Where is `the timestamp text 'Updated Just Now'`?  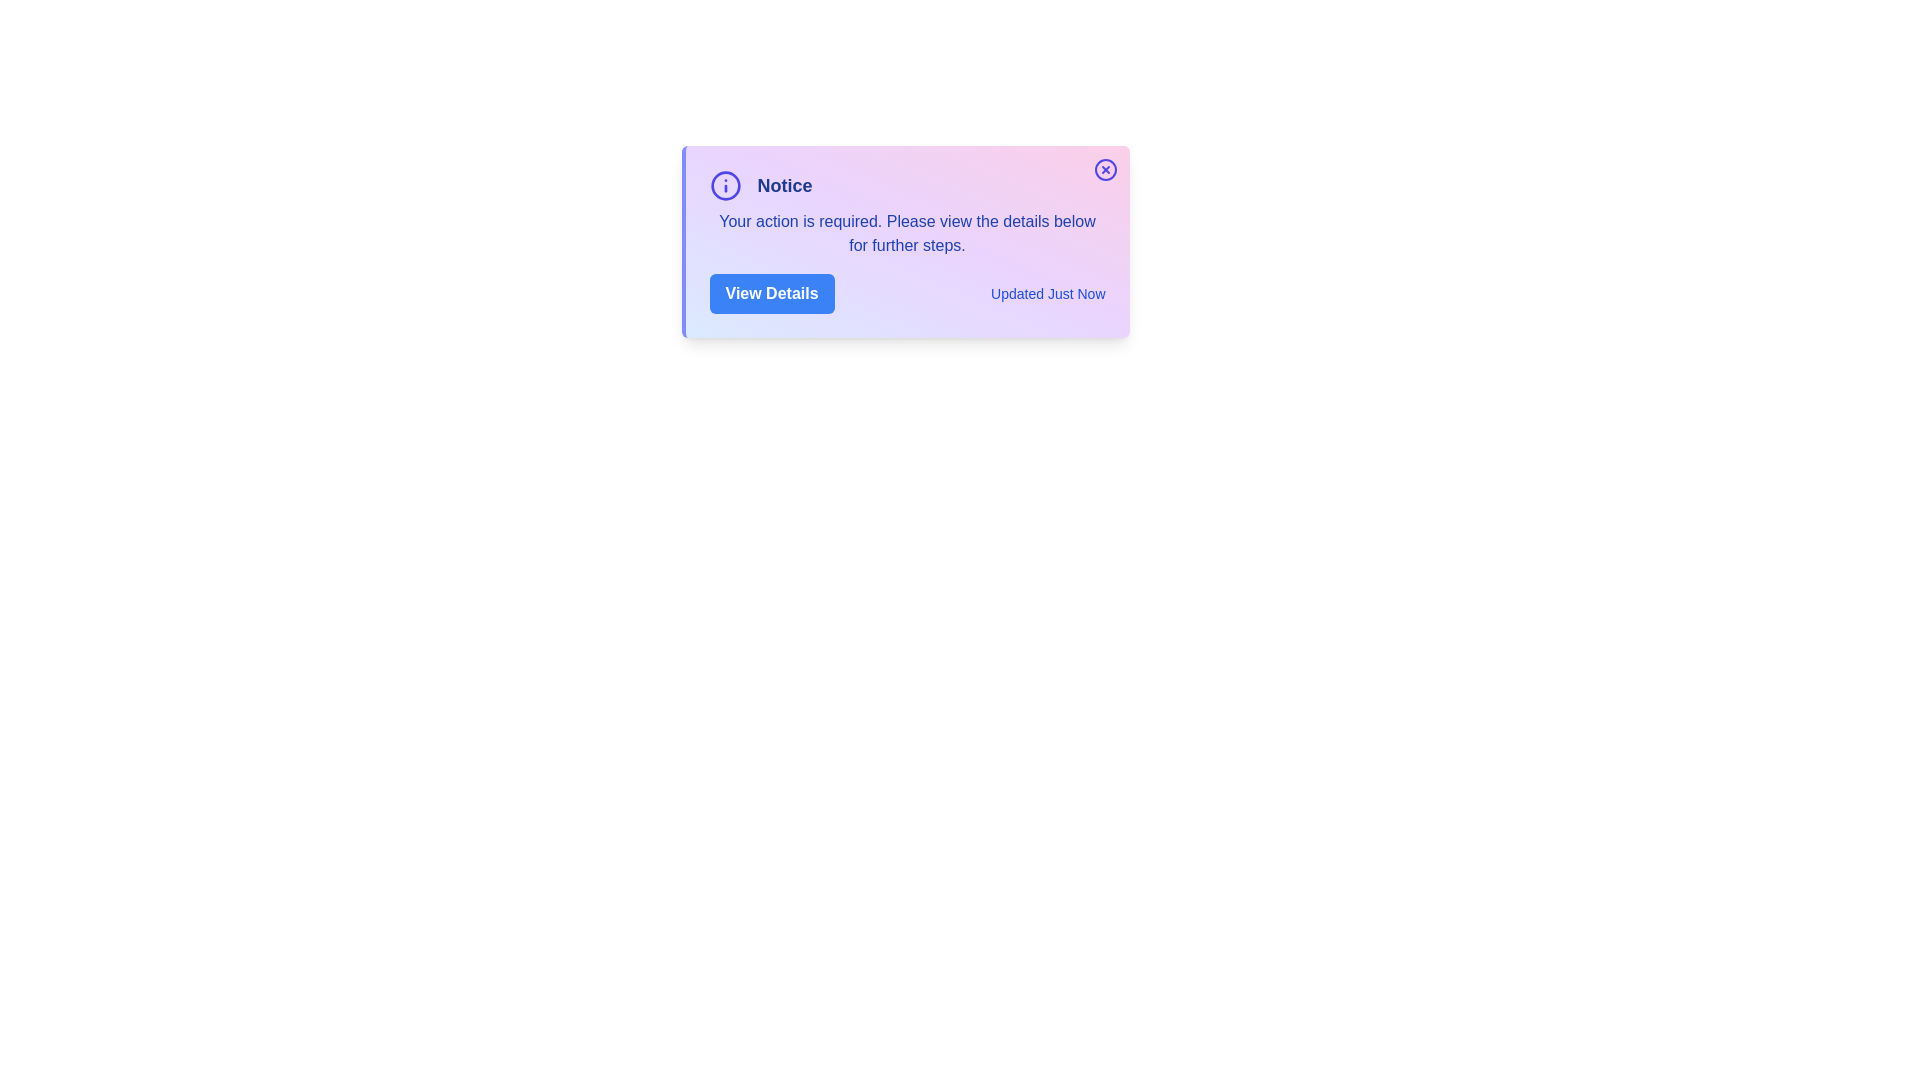
the timestamp text 'Updated Just Now' is located at coordinates (1046, 293).